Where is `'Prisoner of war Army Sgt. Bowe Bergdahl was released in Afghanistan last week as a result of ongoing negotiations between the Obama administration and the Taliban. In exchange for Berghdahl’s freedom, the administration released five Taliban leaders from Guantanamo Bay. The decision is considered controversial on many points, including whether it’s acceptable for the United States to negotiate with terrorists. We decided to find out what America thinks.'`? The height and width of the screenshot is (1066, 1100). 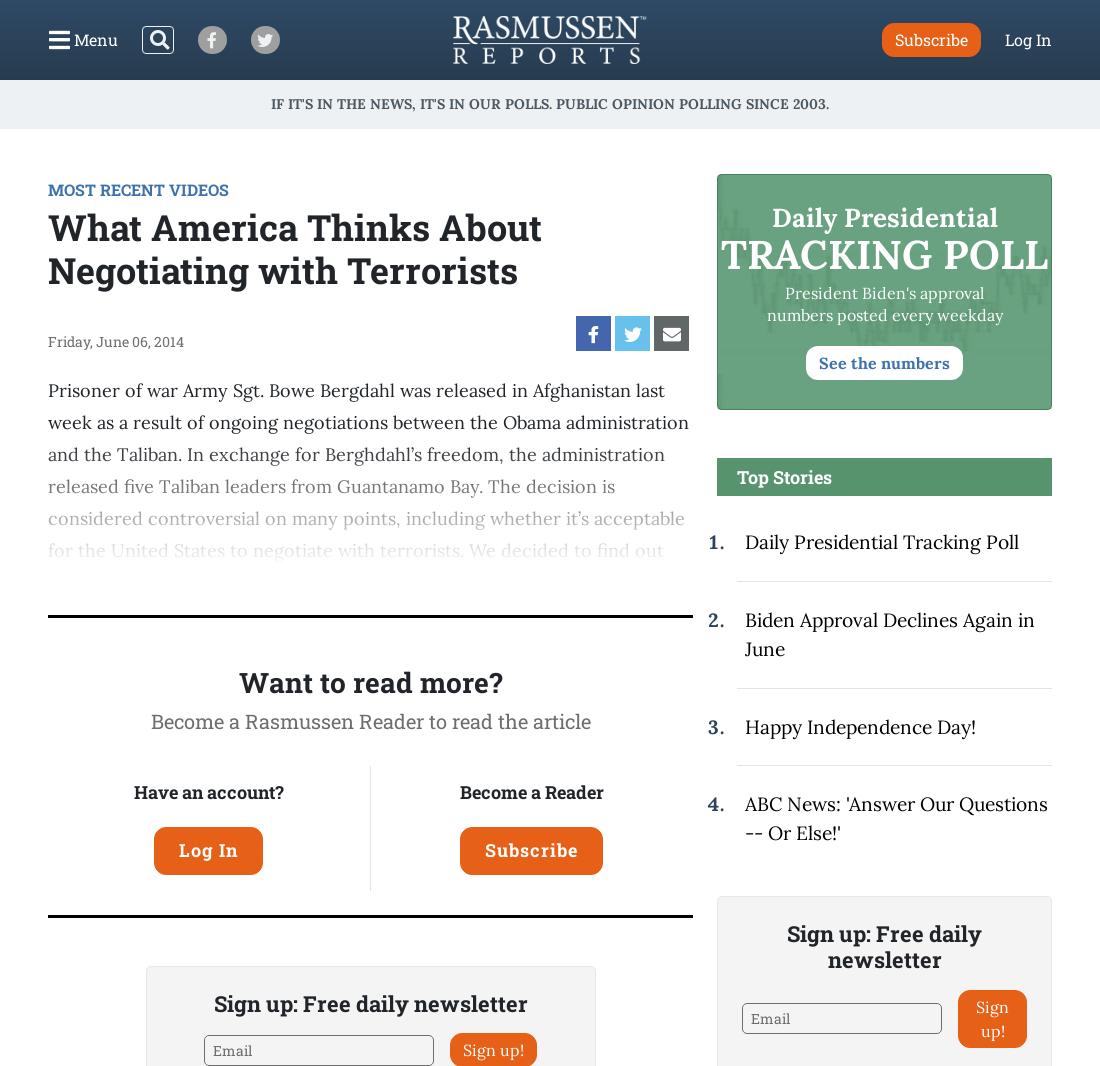 'Prisoner of war Army Sgt. Bowe Bergdahl was released in Afghanistan last week as a result of ongoing negotiations between the Obama administration and the Taliban. In exchange for Berghdahl’s freedom, the administration released five Taliban leaders from Guantanamo Bay. The decision is considered controversial on many points, including whether it’s acceptable for the United States to negotiate with terrorists. We decided to find out what America thinks.' is located at coordinates (368, 486).